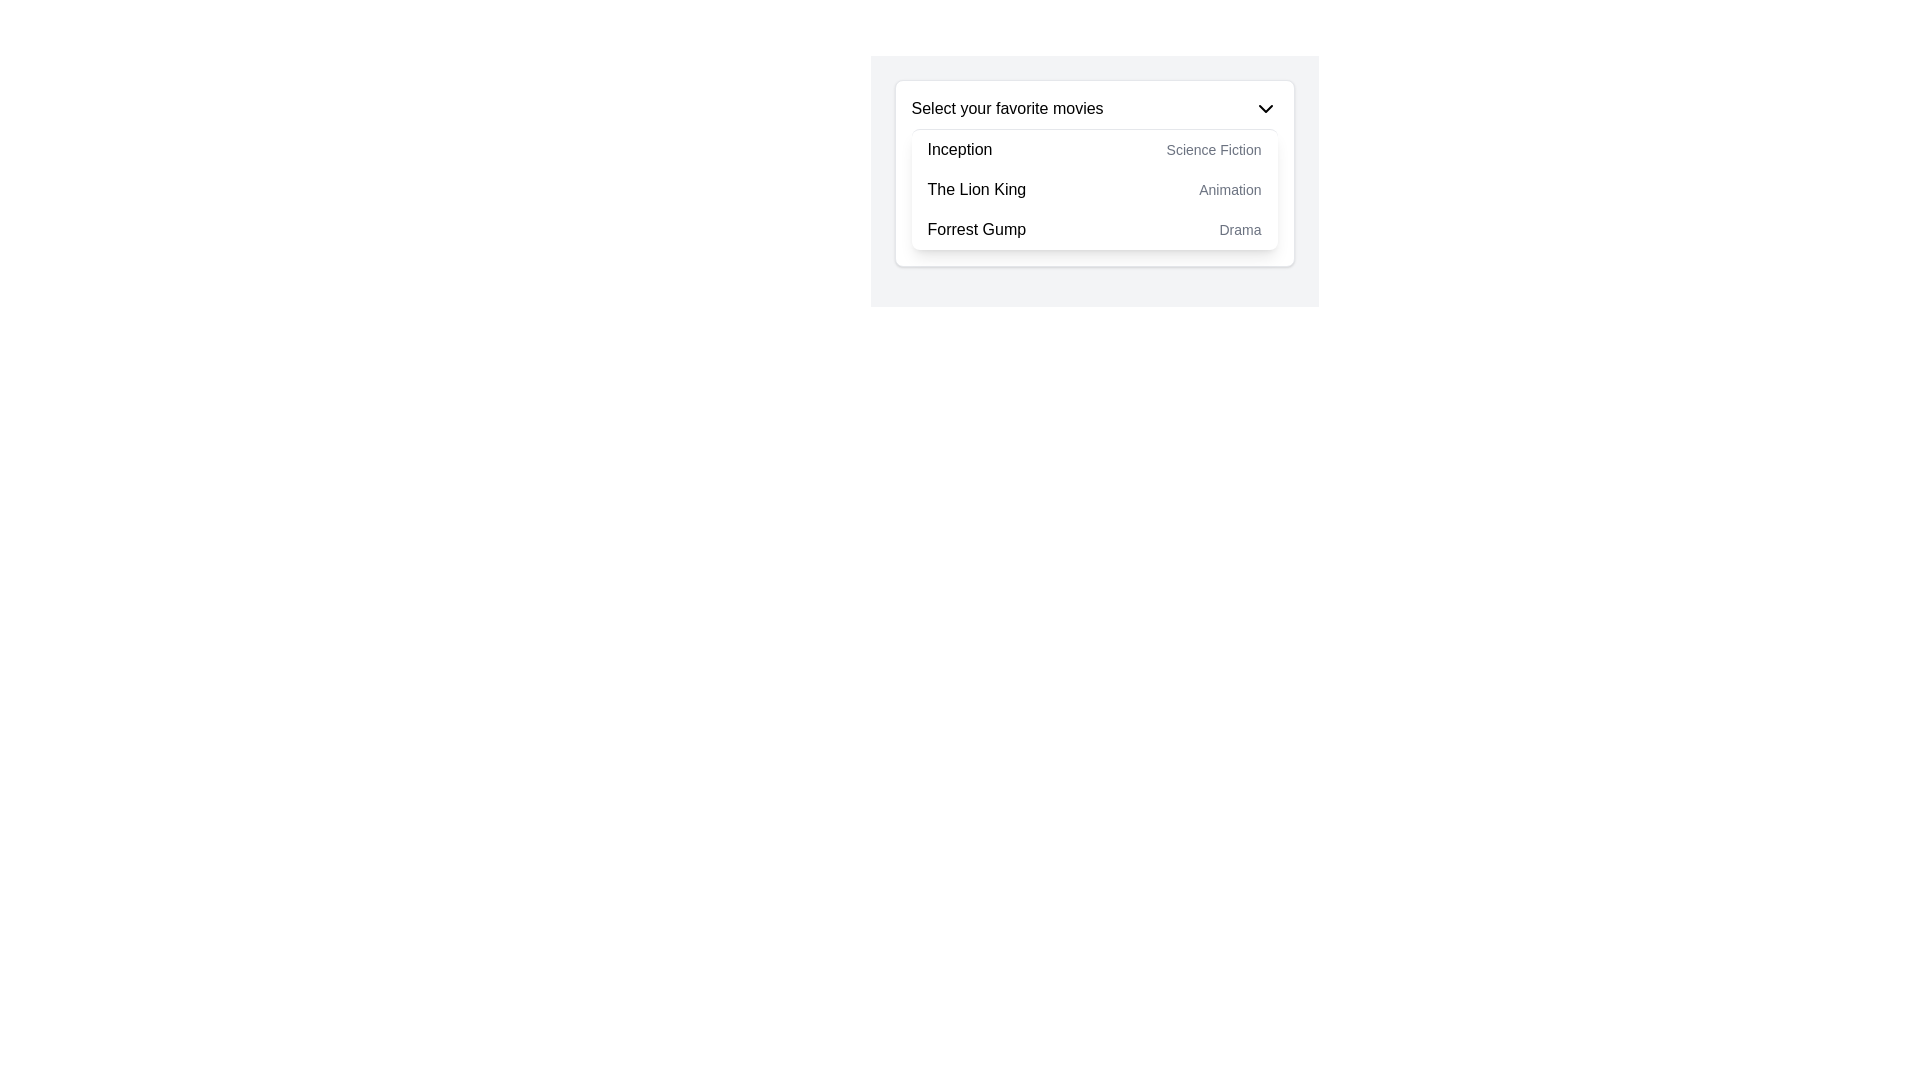 The height and width of the screenshot is (1080, 1920). Describe the element at coordinates (960, 149) in the screenshot. I see `the text label displaying the movie name 'Inception', which is located at the top of a list of movie options and positioned to the left of the smaller text label 'Science Fiction'` at that location.